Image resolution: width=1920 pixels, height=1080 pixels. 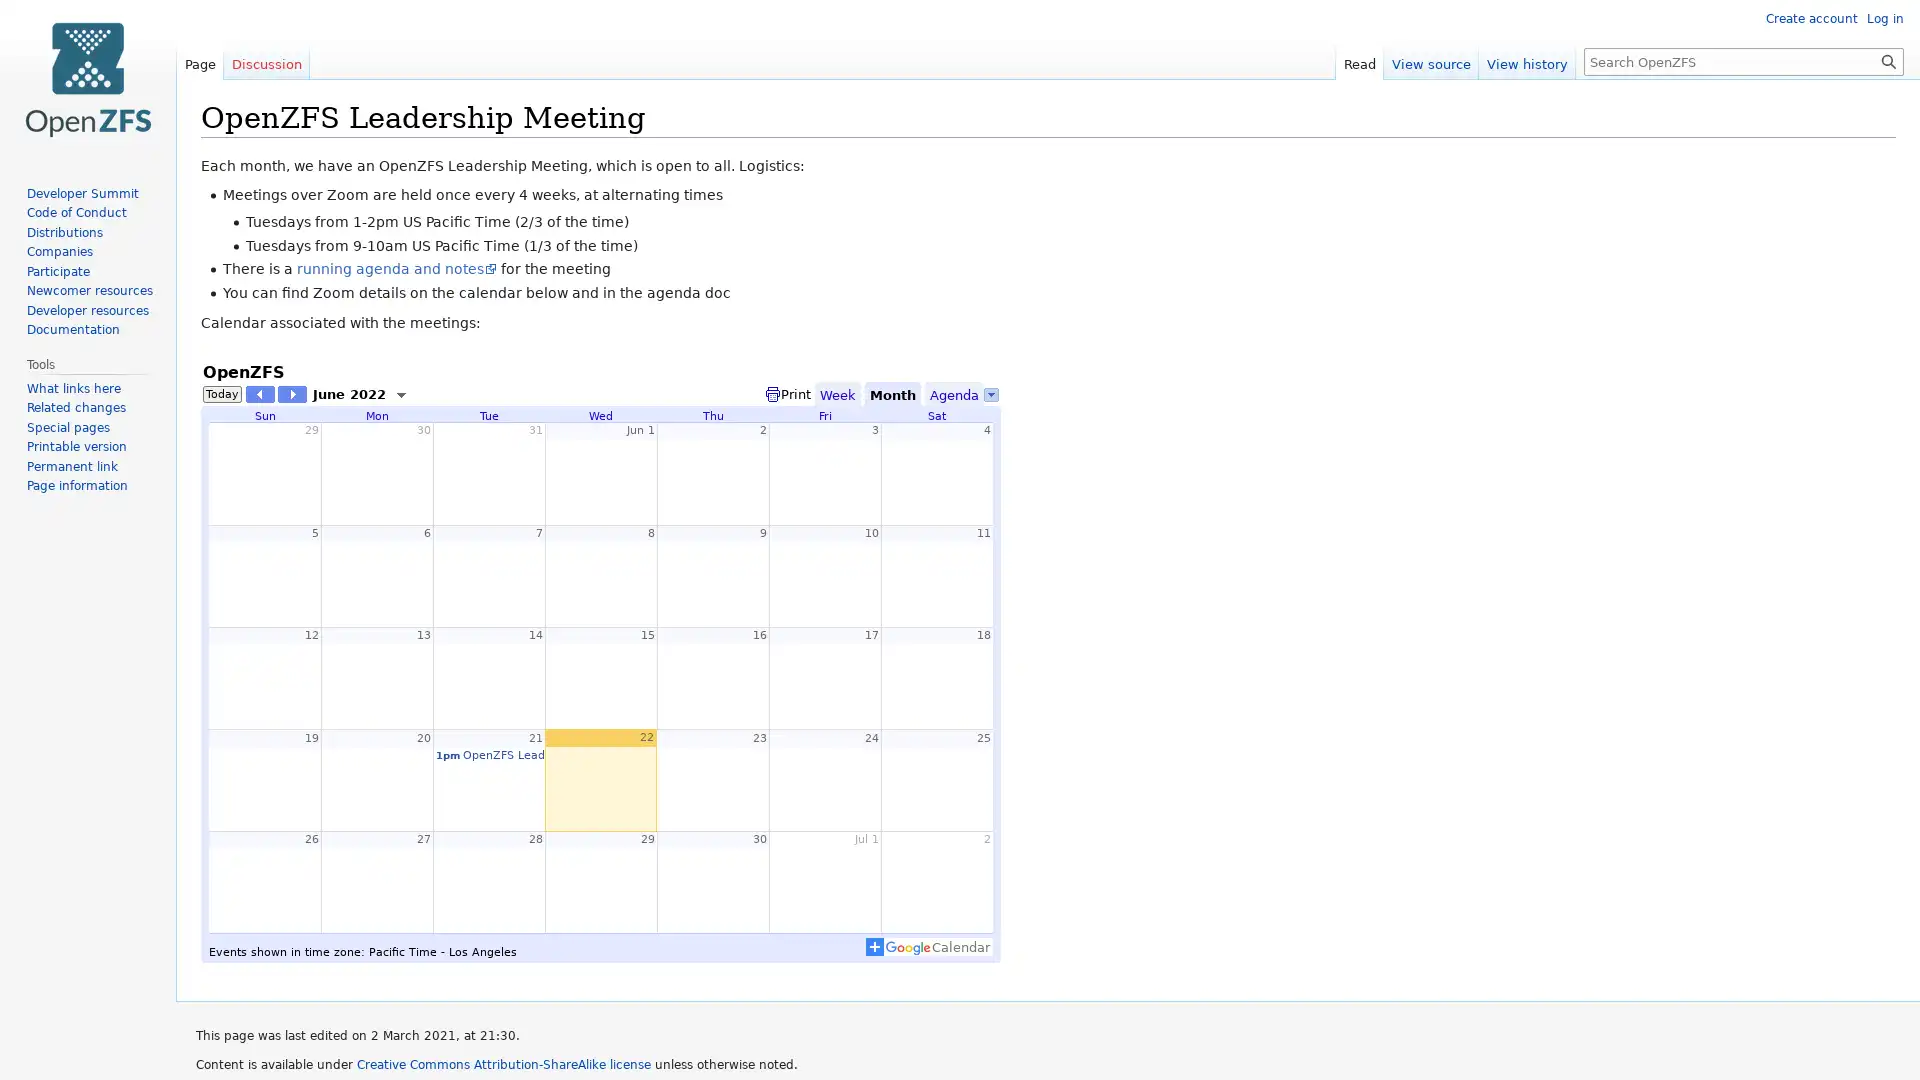 What do you see at coordinates (1888, 60) in the screenshot?
I see `Go` at bounding box center [1888, 60].